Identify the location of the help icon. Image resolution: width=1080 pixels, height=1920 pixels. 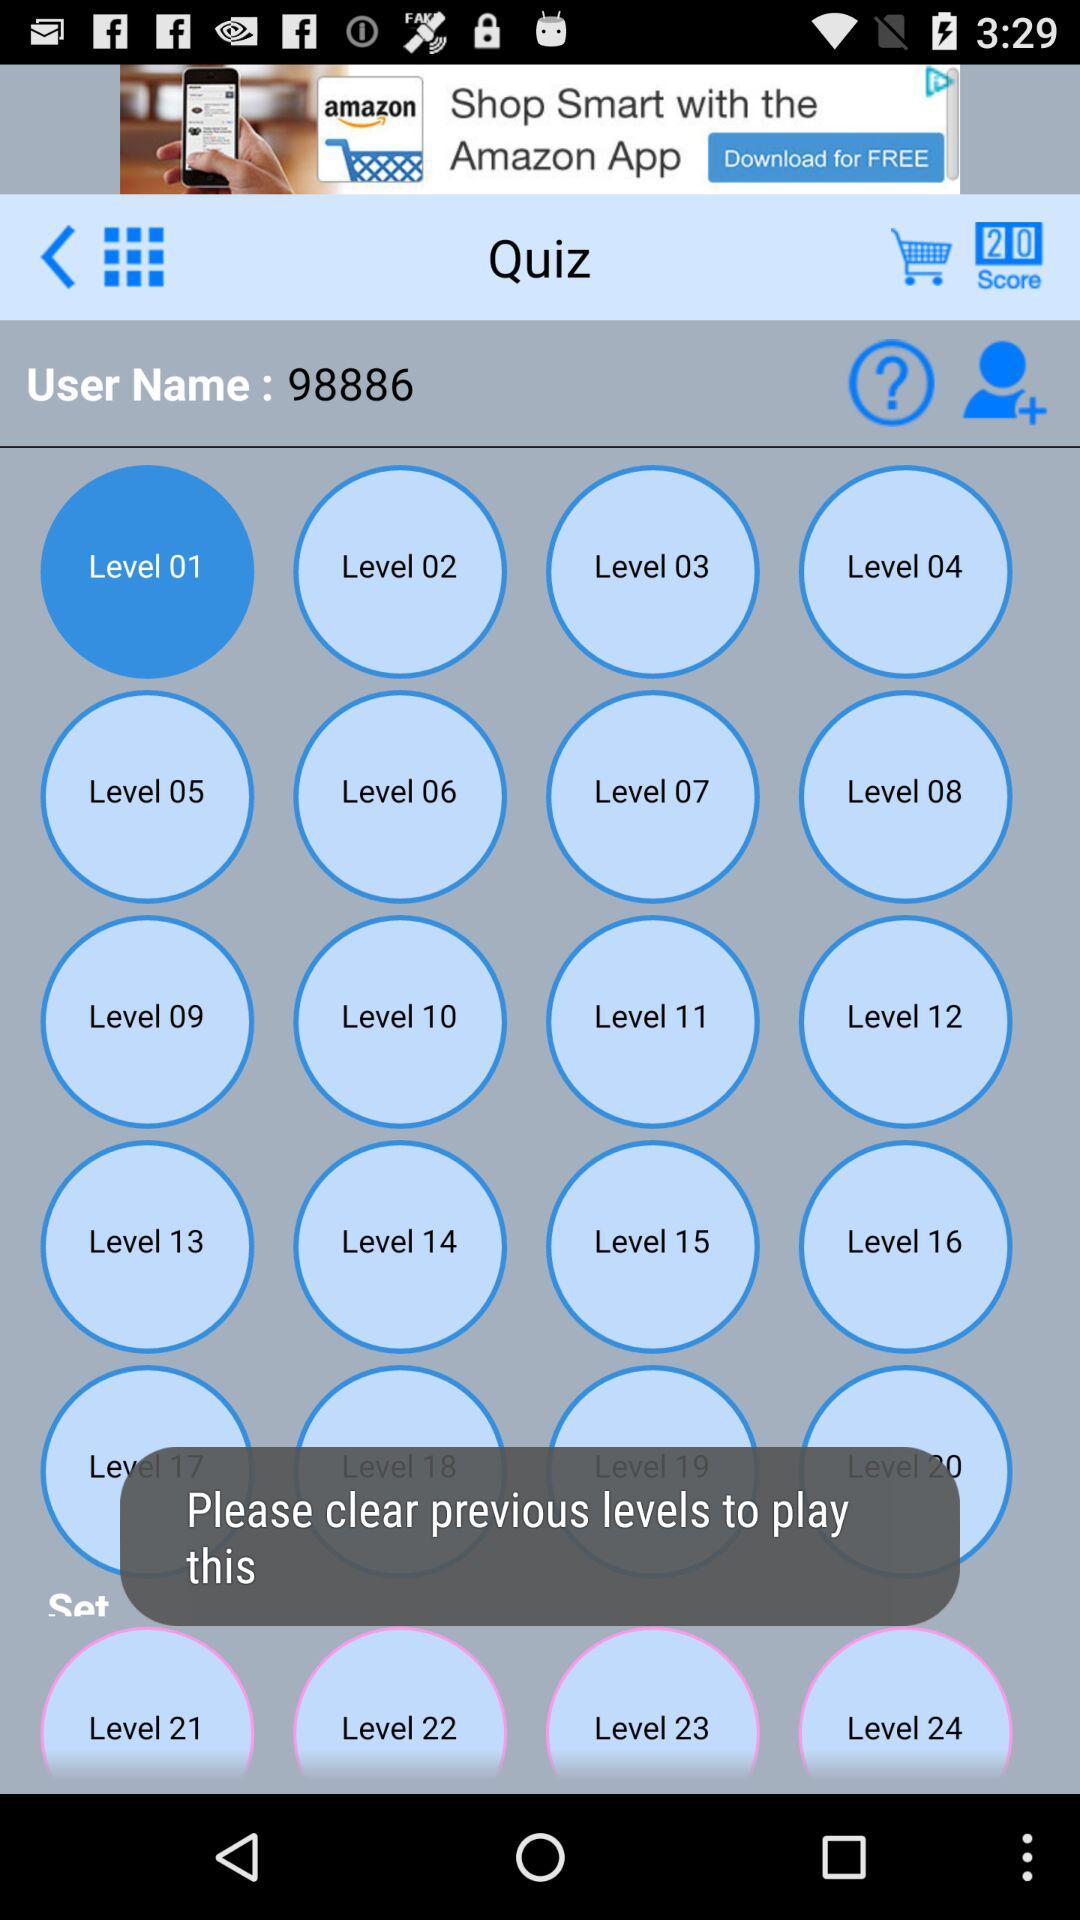
(889, 408).